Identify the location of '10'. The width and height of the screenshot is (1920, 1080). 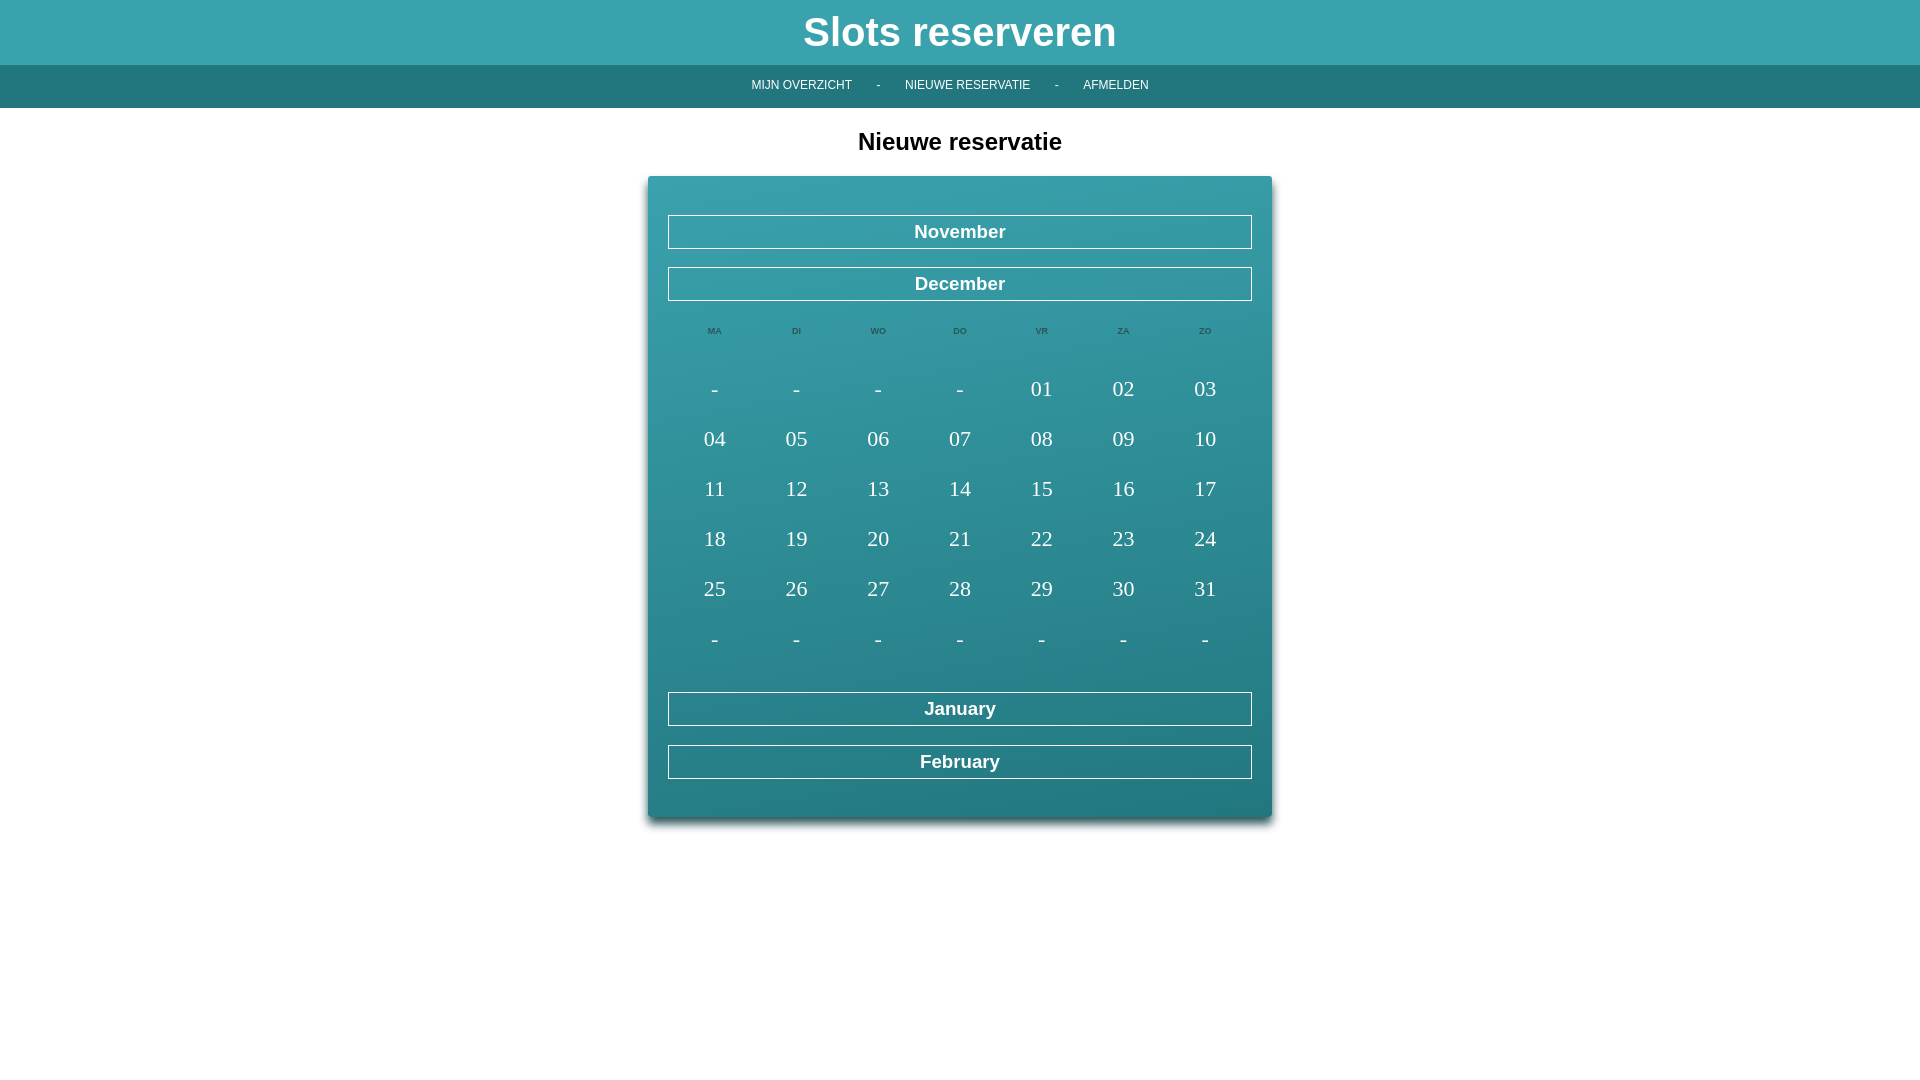
(1203, 439).